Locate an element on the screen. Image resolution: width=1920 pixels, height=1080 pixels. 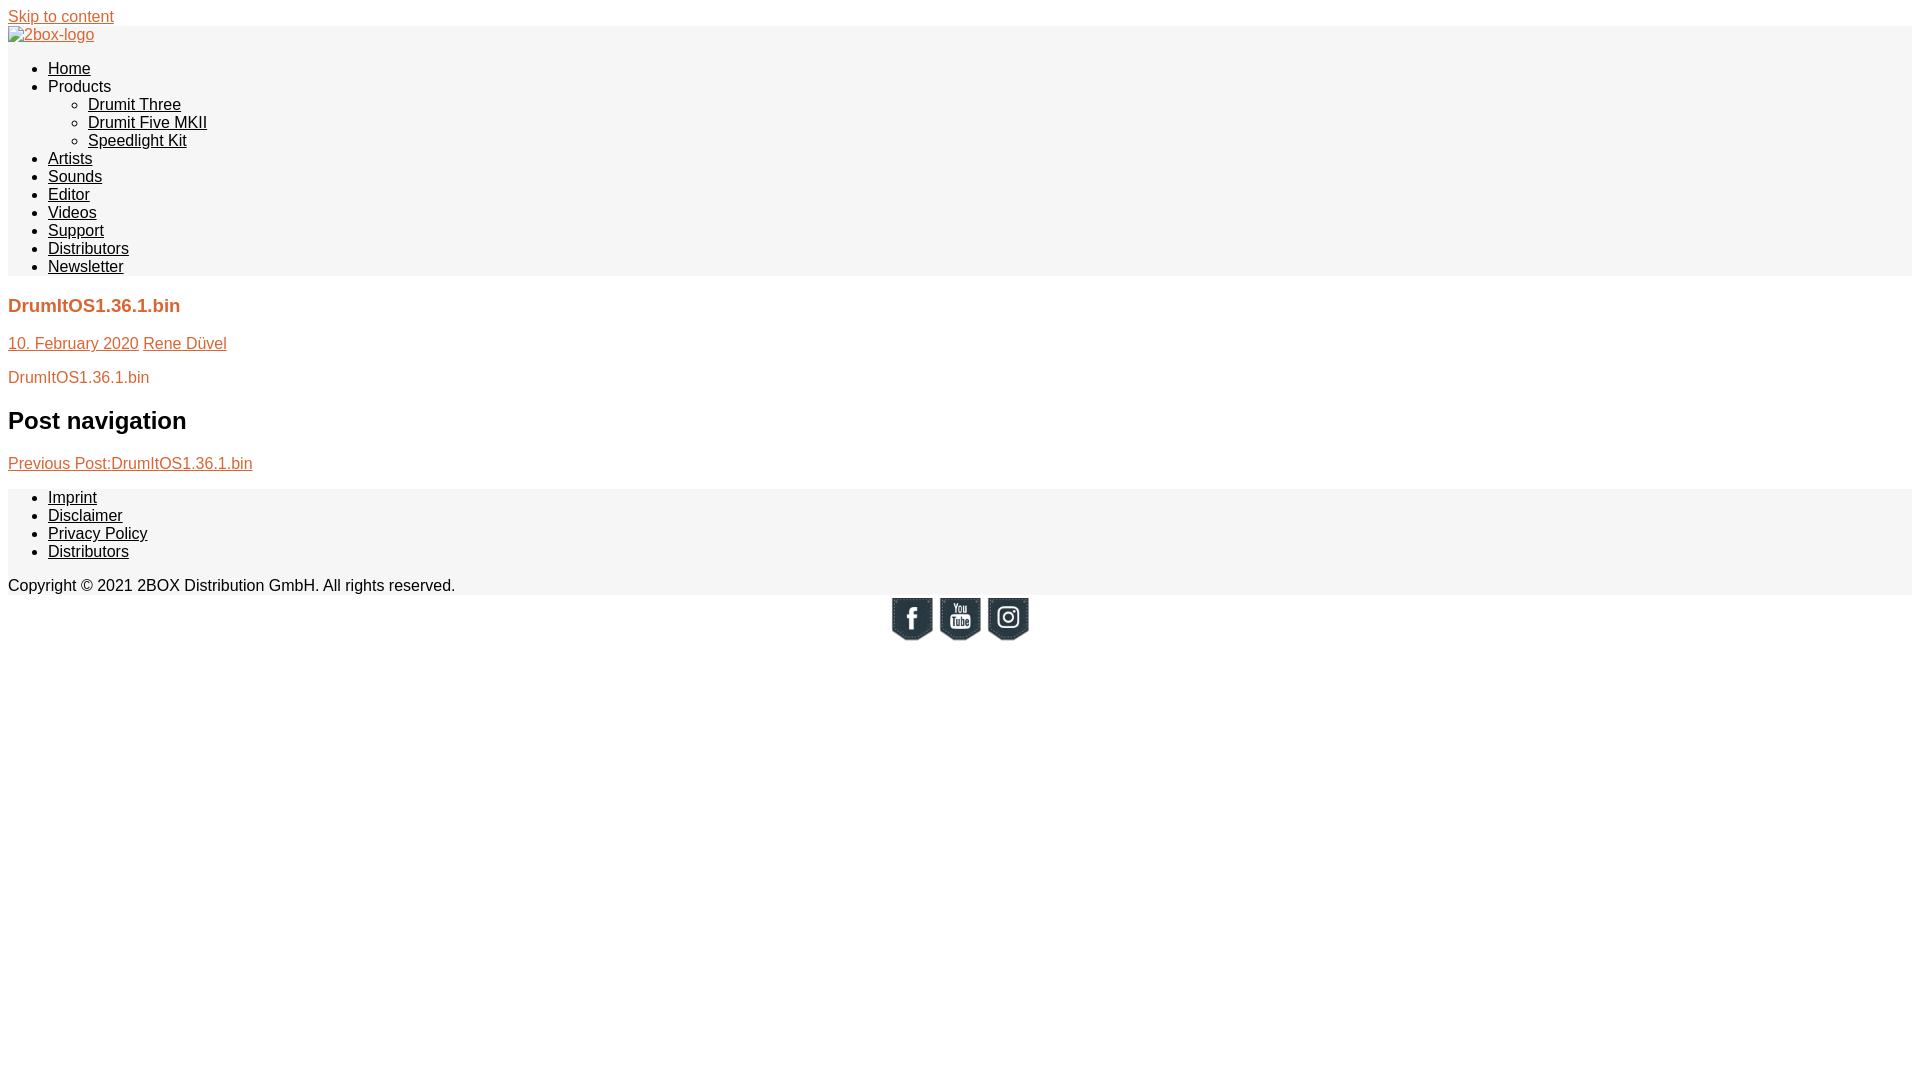
'Home' is located at coordinates (69, 67).